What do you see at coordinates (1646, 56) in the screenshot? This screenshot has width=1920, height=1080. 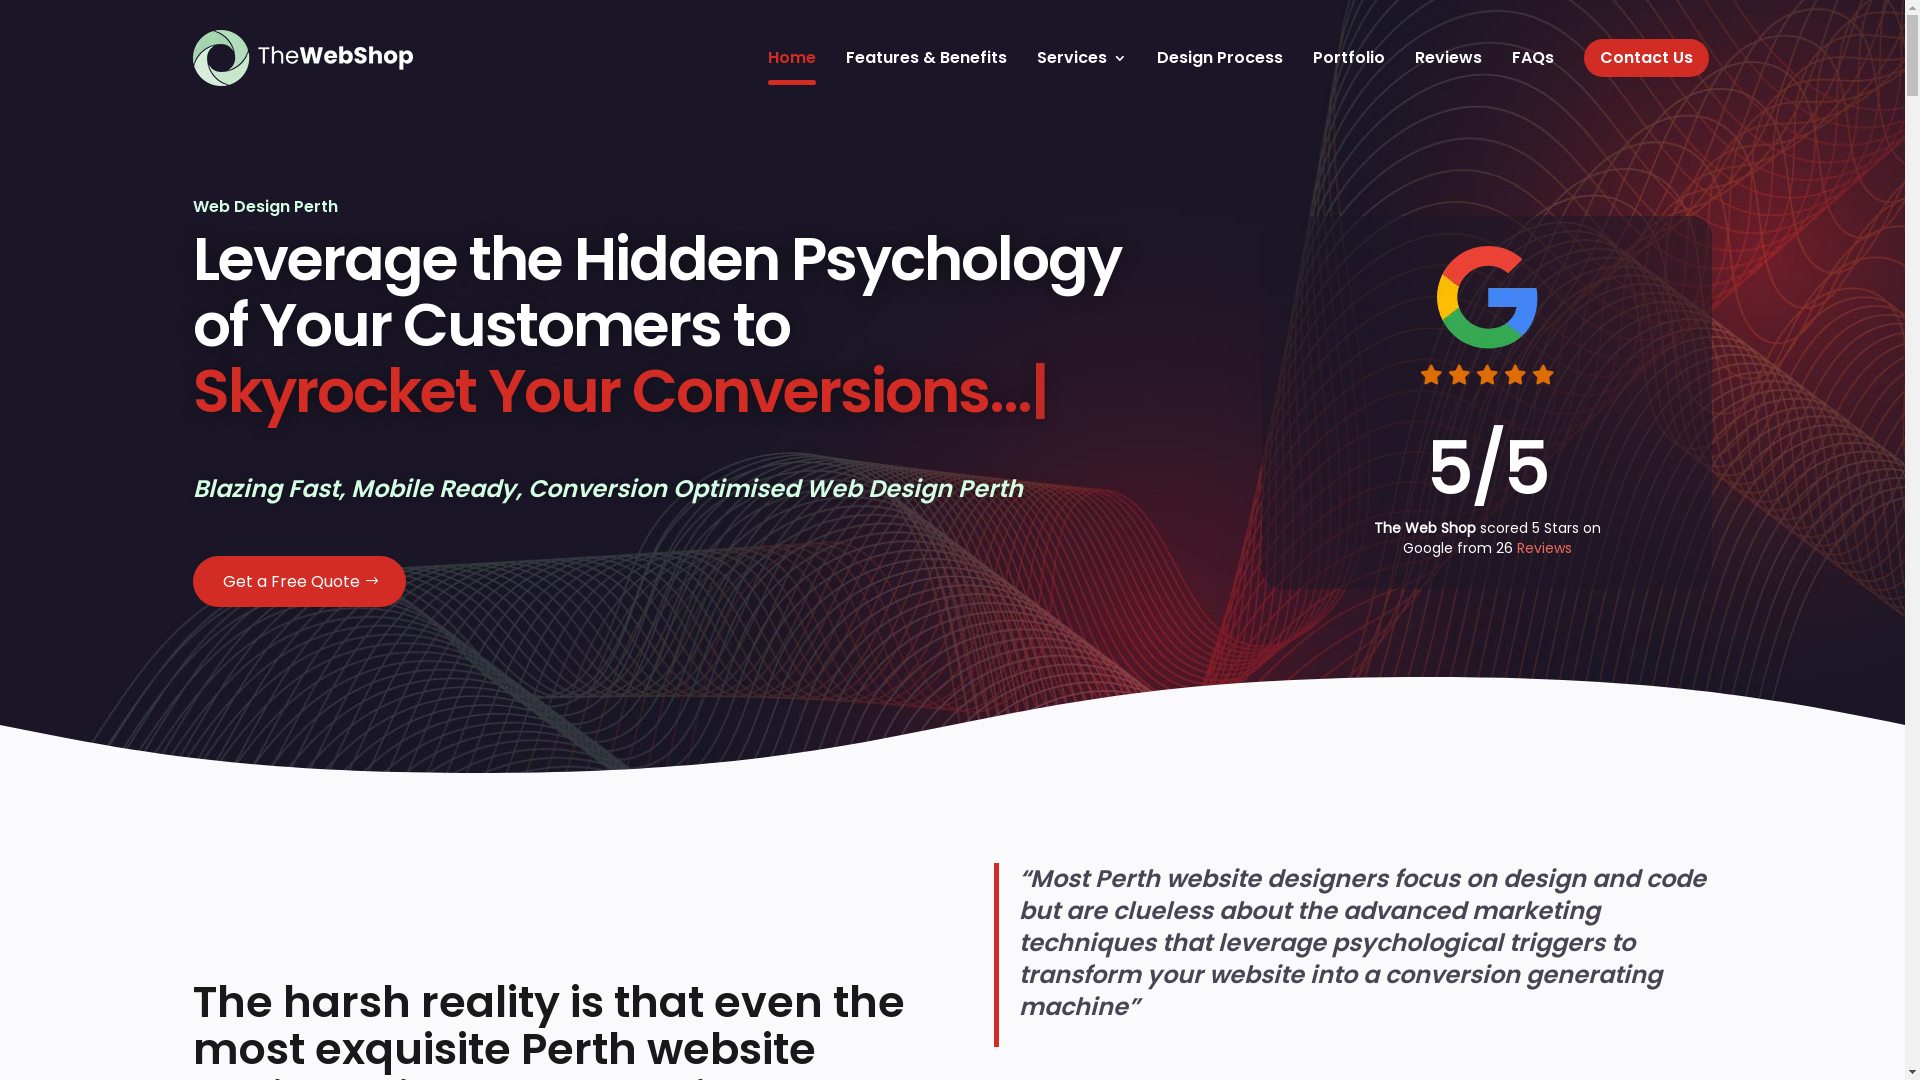 I see `'Contact Us'` at bounding box center [1646, 56].